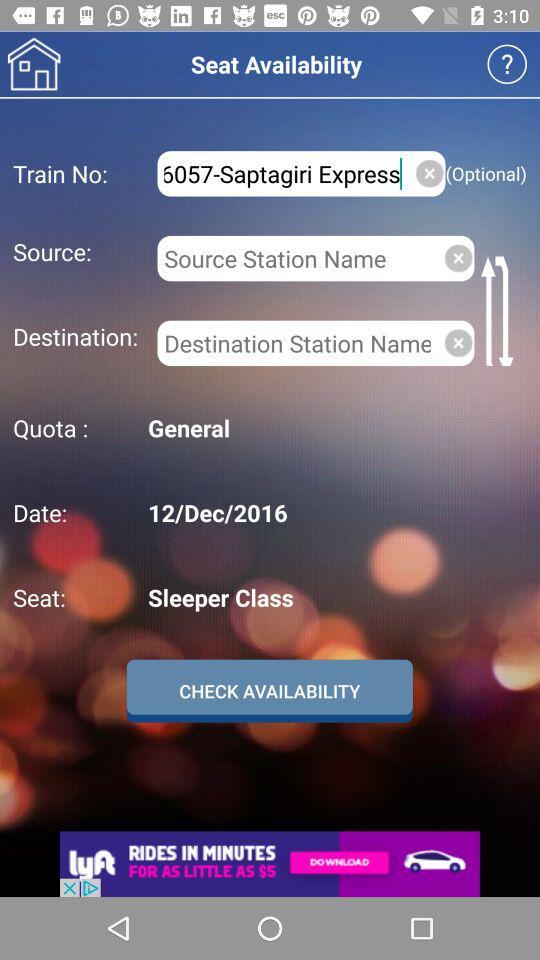 The height and width of the screenshot is (960, 540). I want to click on the close icon, so click(458, 343).